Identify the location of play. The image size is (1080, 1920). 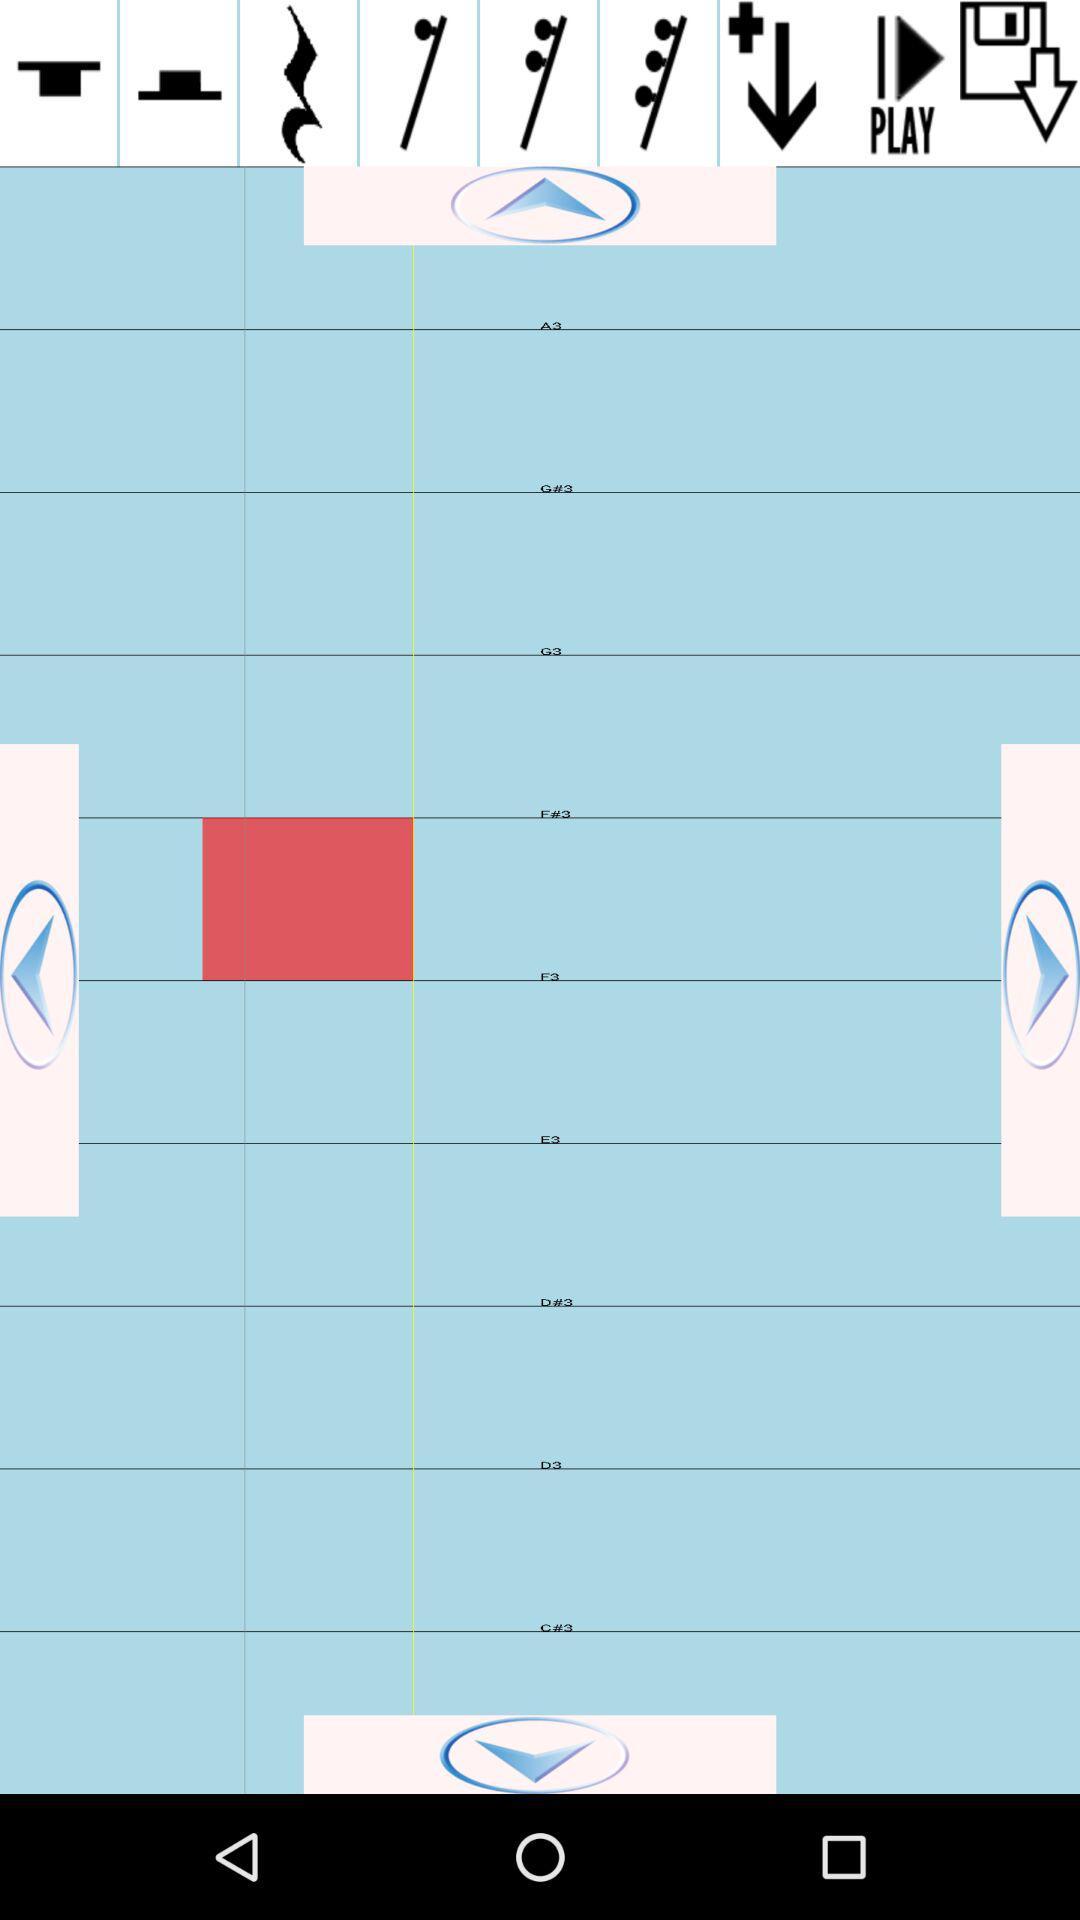
(898, 82).